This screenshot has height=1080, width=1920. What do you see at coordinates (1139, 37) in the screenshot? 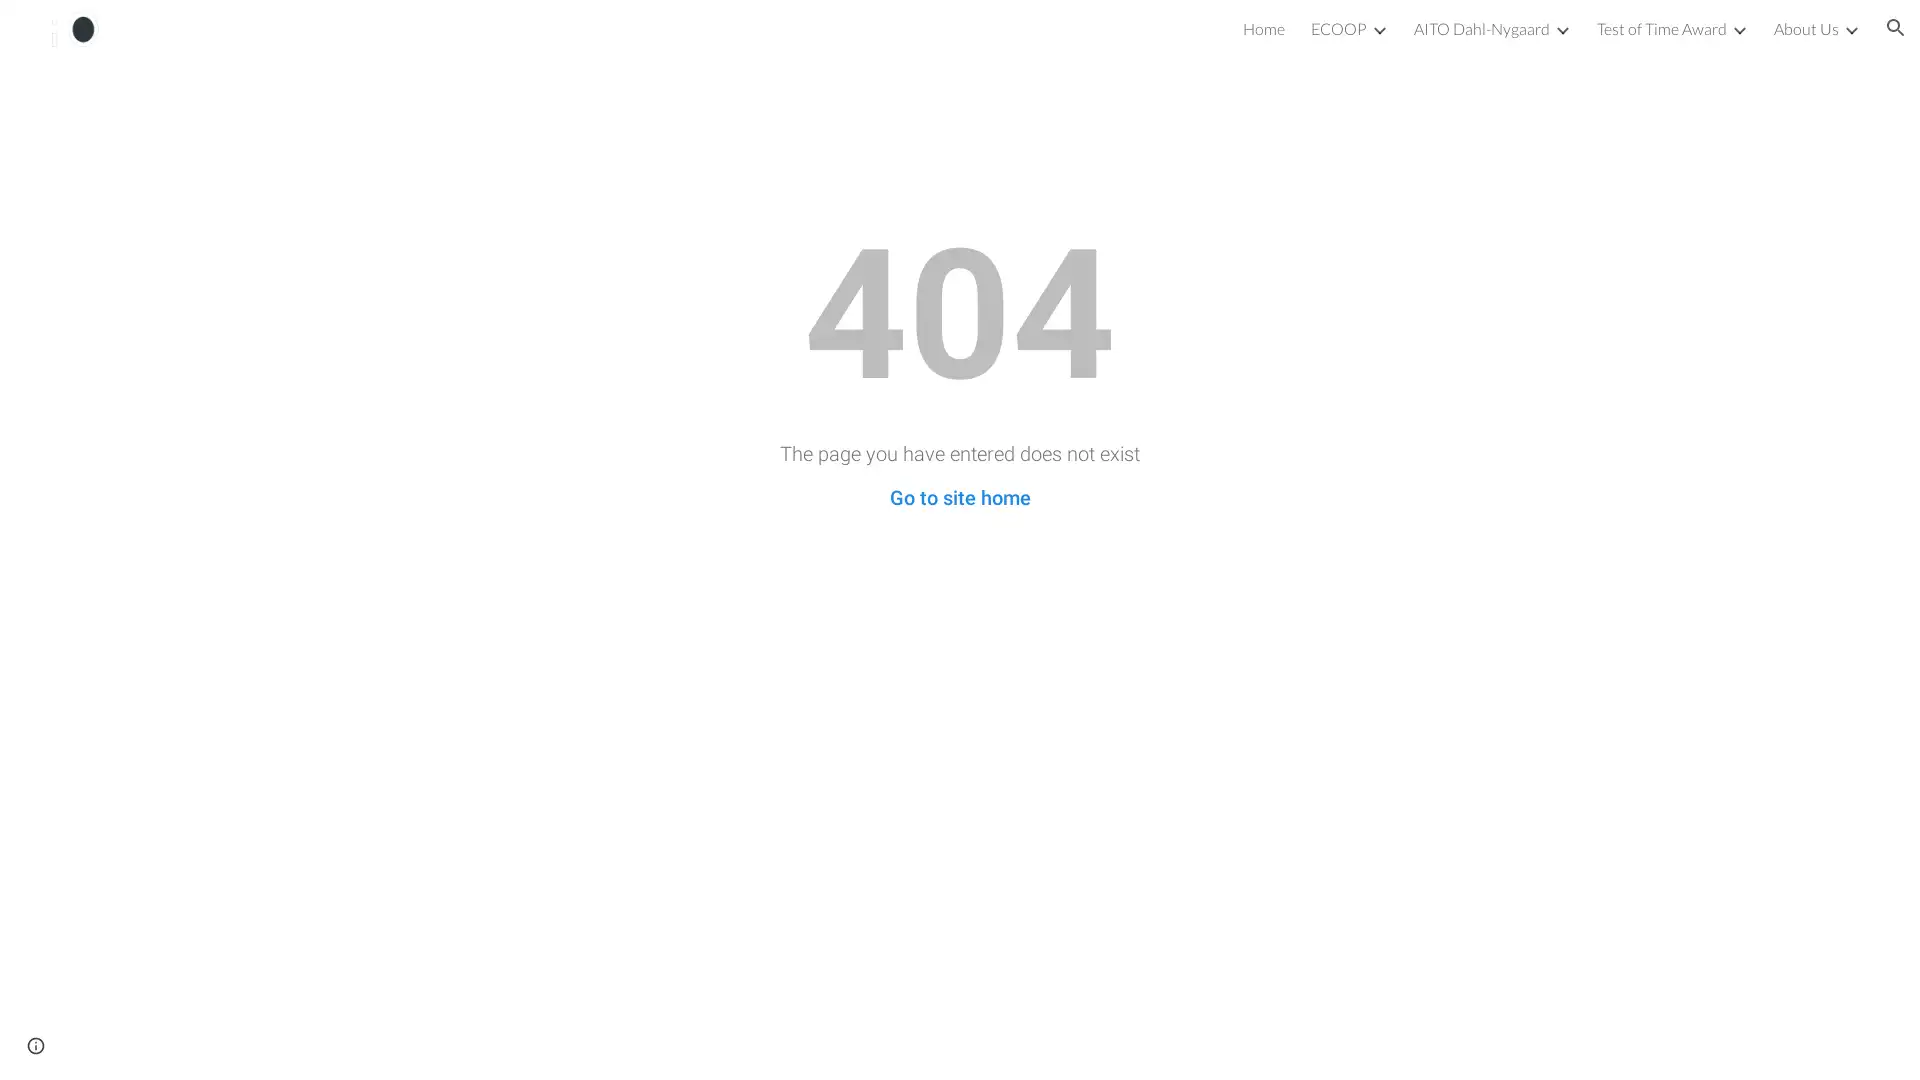
I see `Skip to navigation` at bounding box center [1139, 37].